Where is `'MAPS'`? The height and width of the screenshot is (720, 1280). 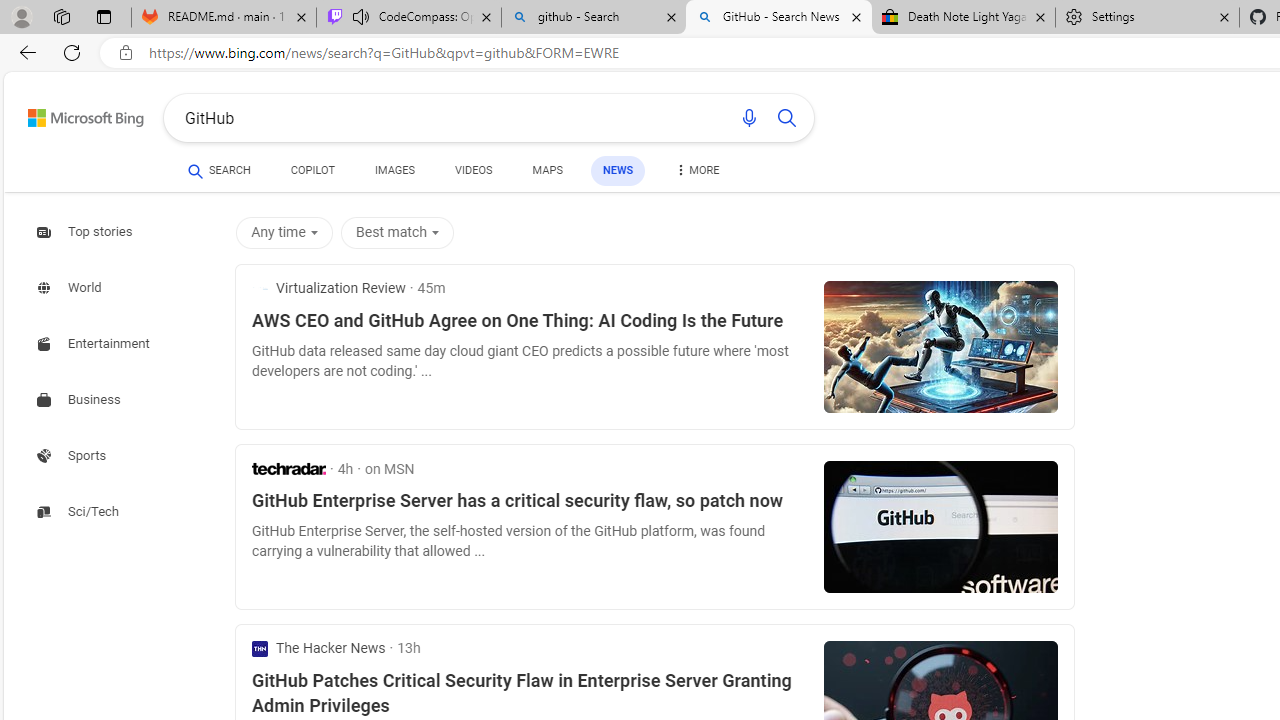
'MAPS' is located at coordinates (547, 170).